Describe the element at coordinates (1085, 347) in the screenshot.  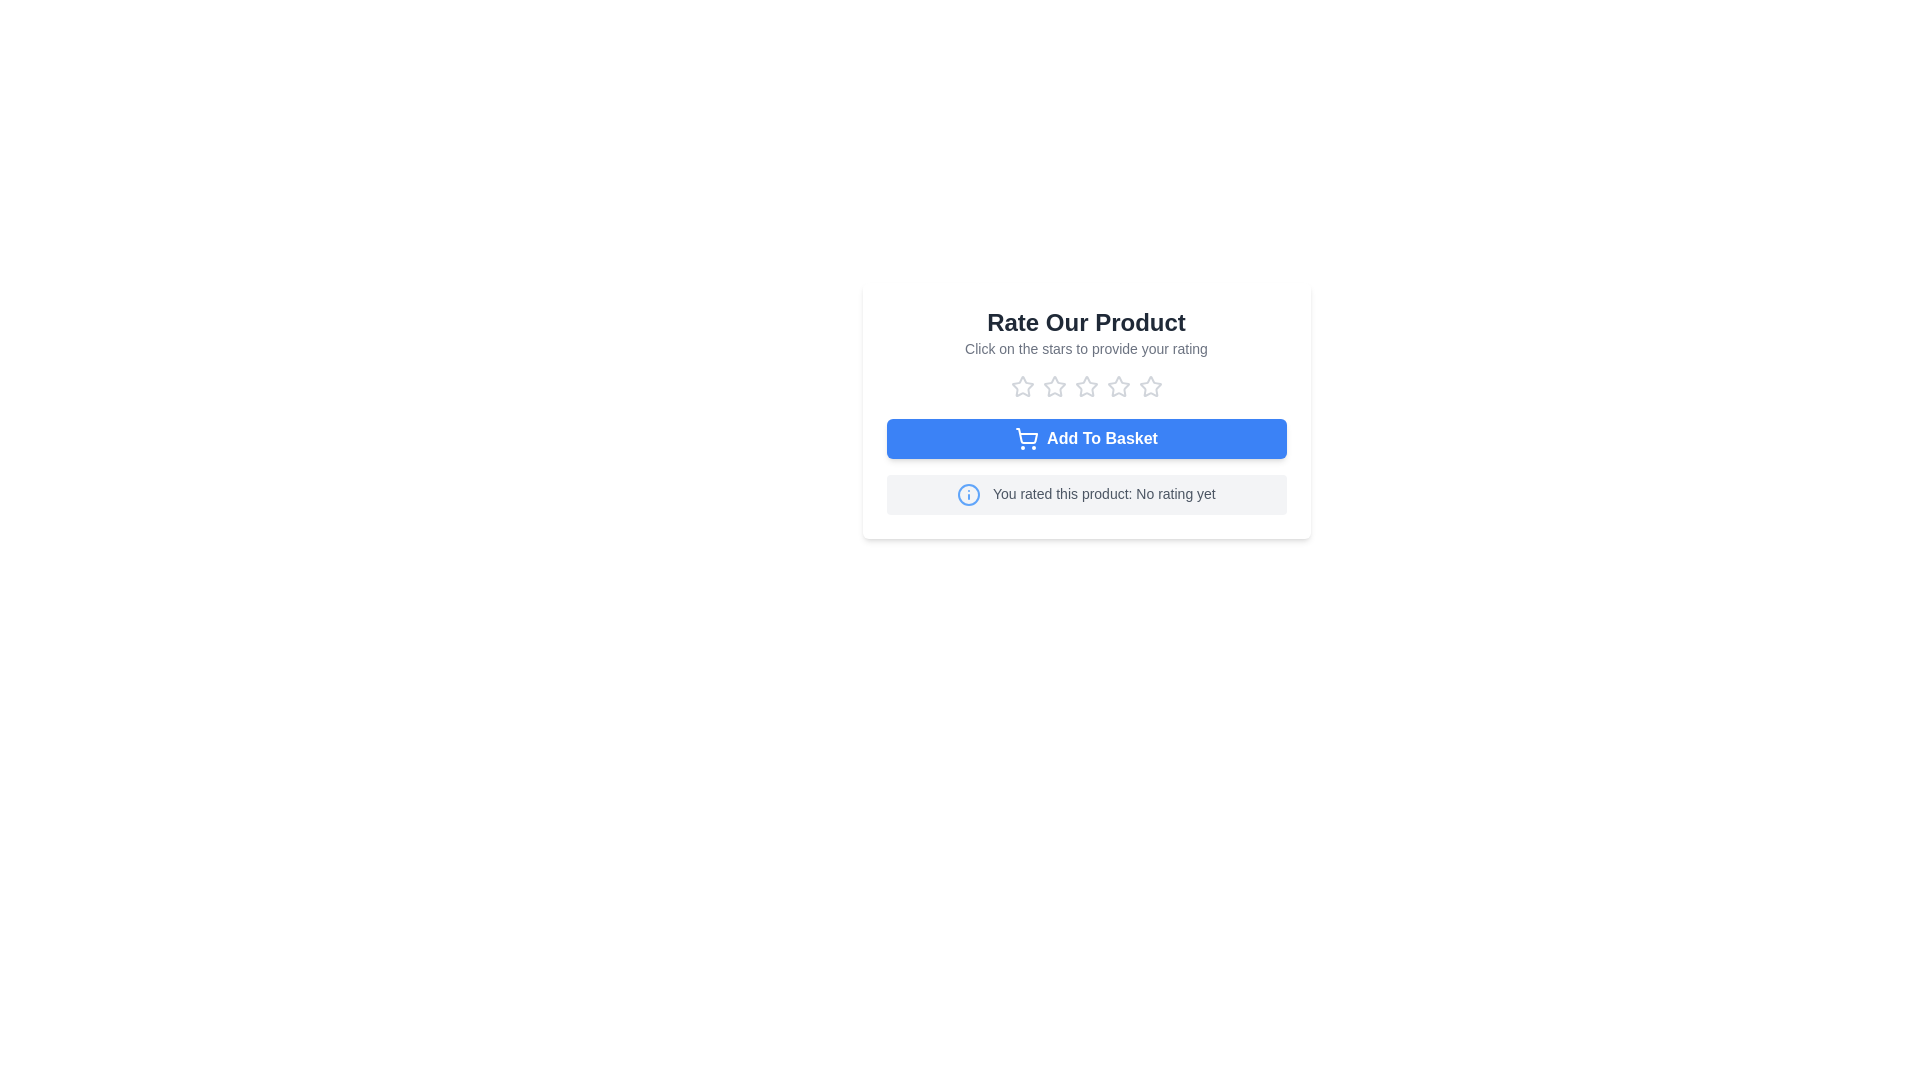
I see `the instructional label that provides guidance for the star rating component, located directly above it in the 'Rate Our Product' section` at that location.